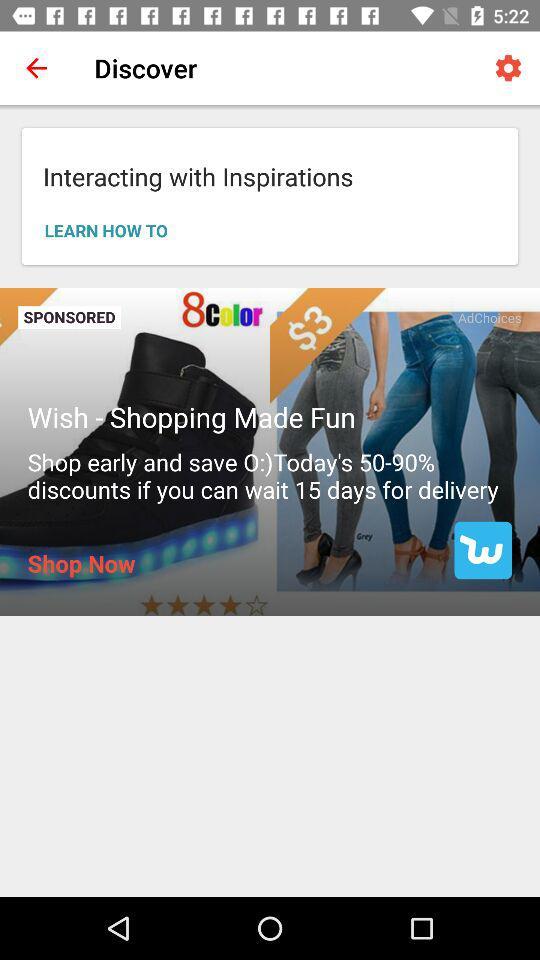  I want to click on item next to discover icon, so click(508, 68).